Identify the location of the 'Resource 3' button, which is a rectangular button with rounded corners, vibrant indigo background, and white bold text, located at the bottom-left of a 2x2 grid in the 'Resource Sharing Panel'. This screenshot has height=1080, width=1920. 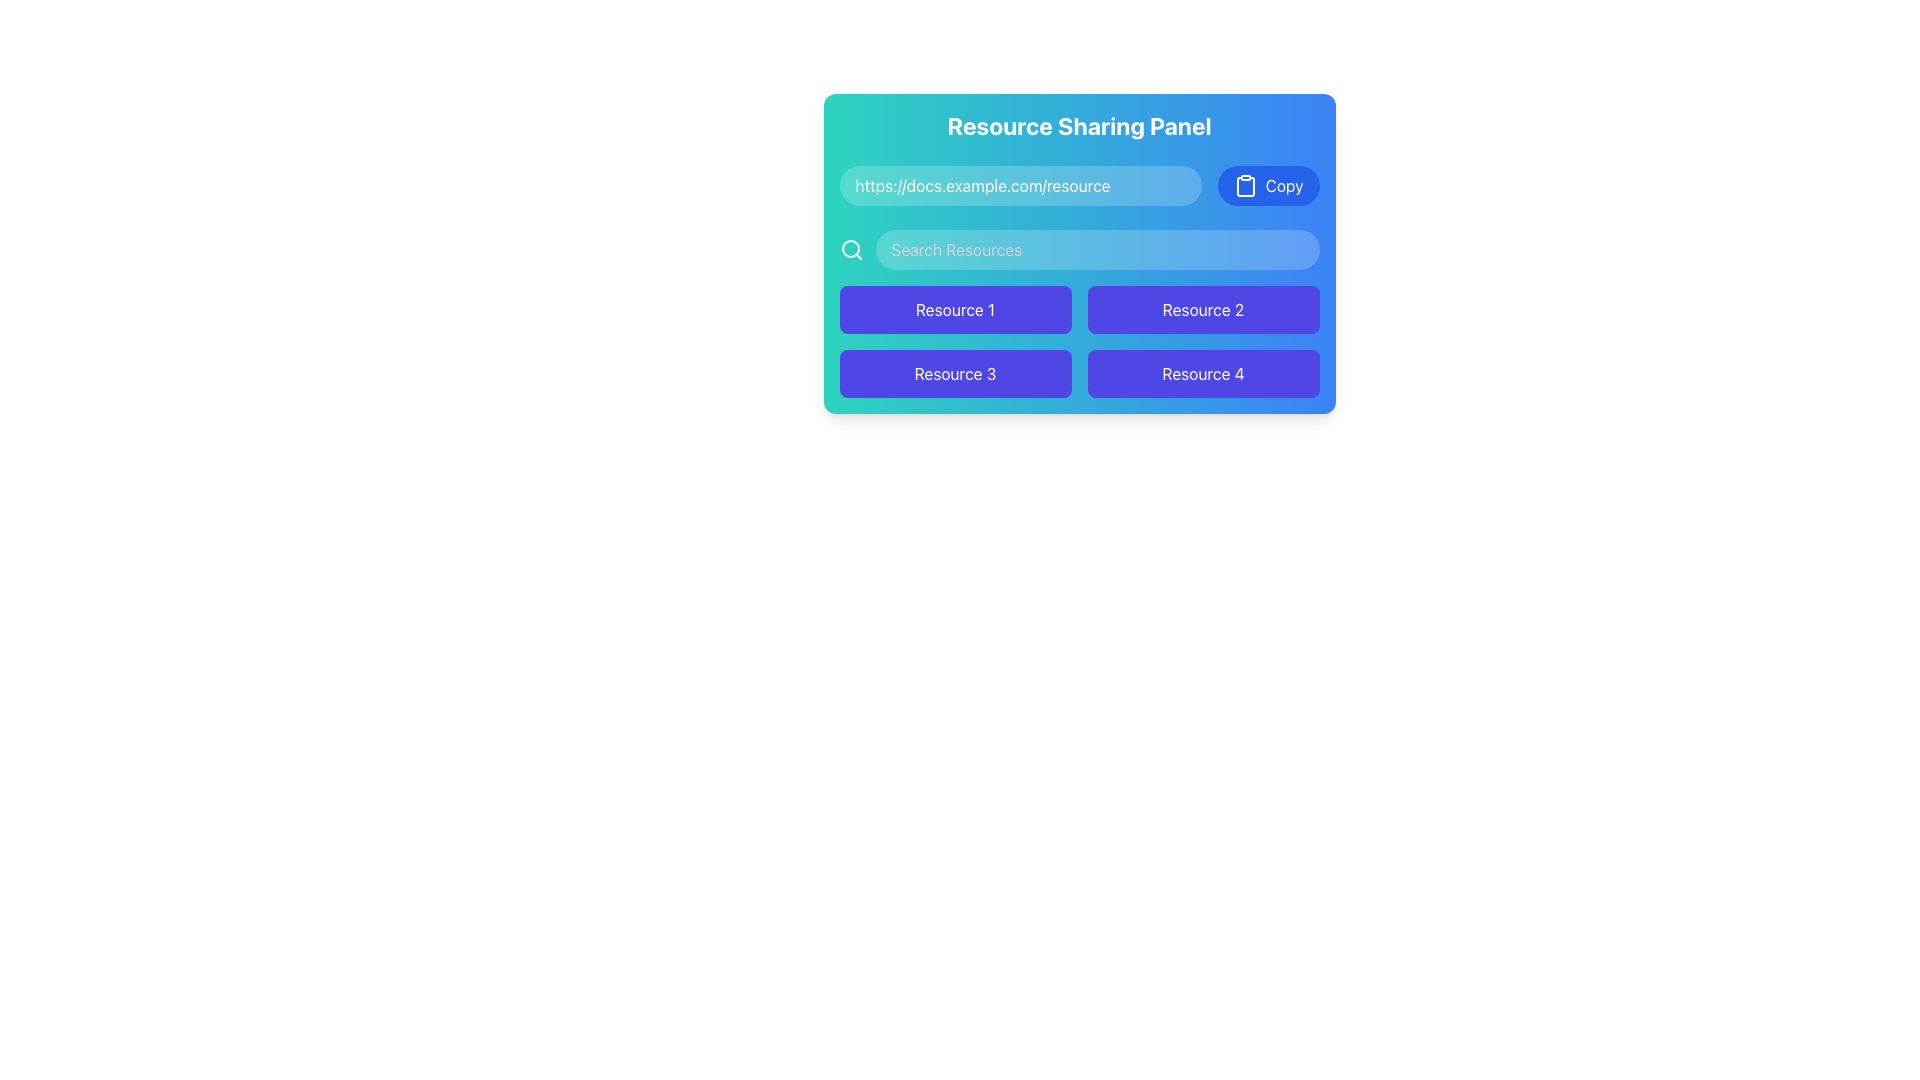
(954, 374).